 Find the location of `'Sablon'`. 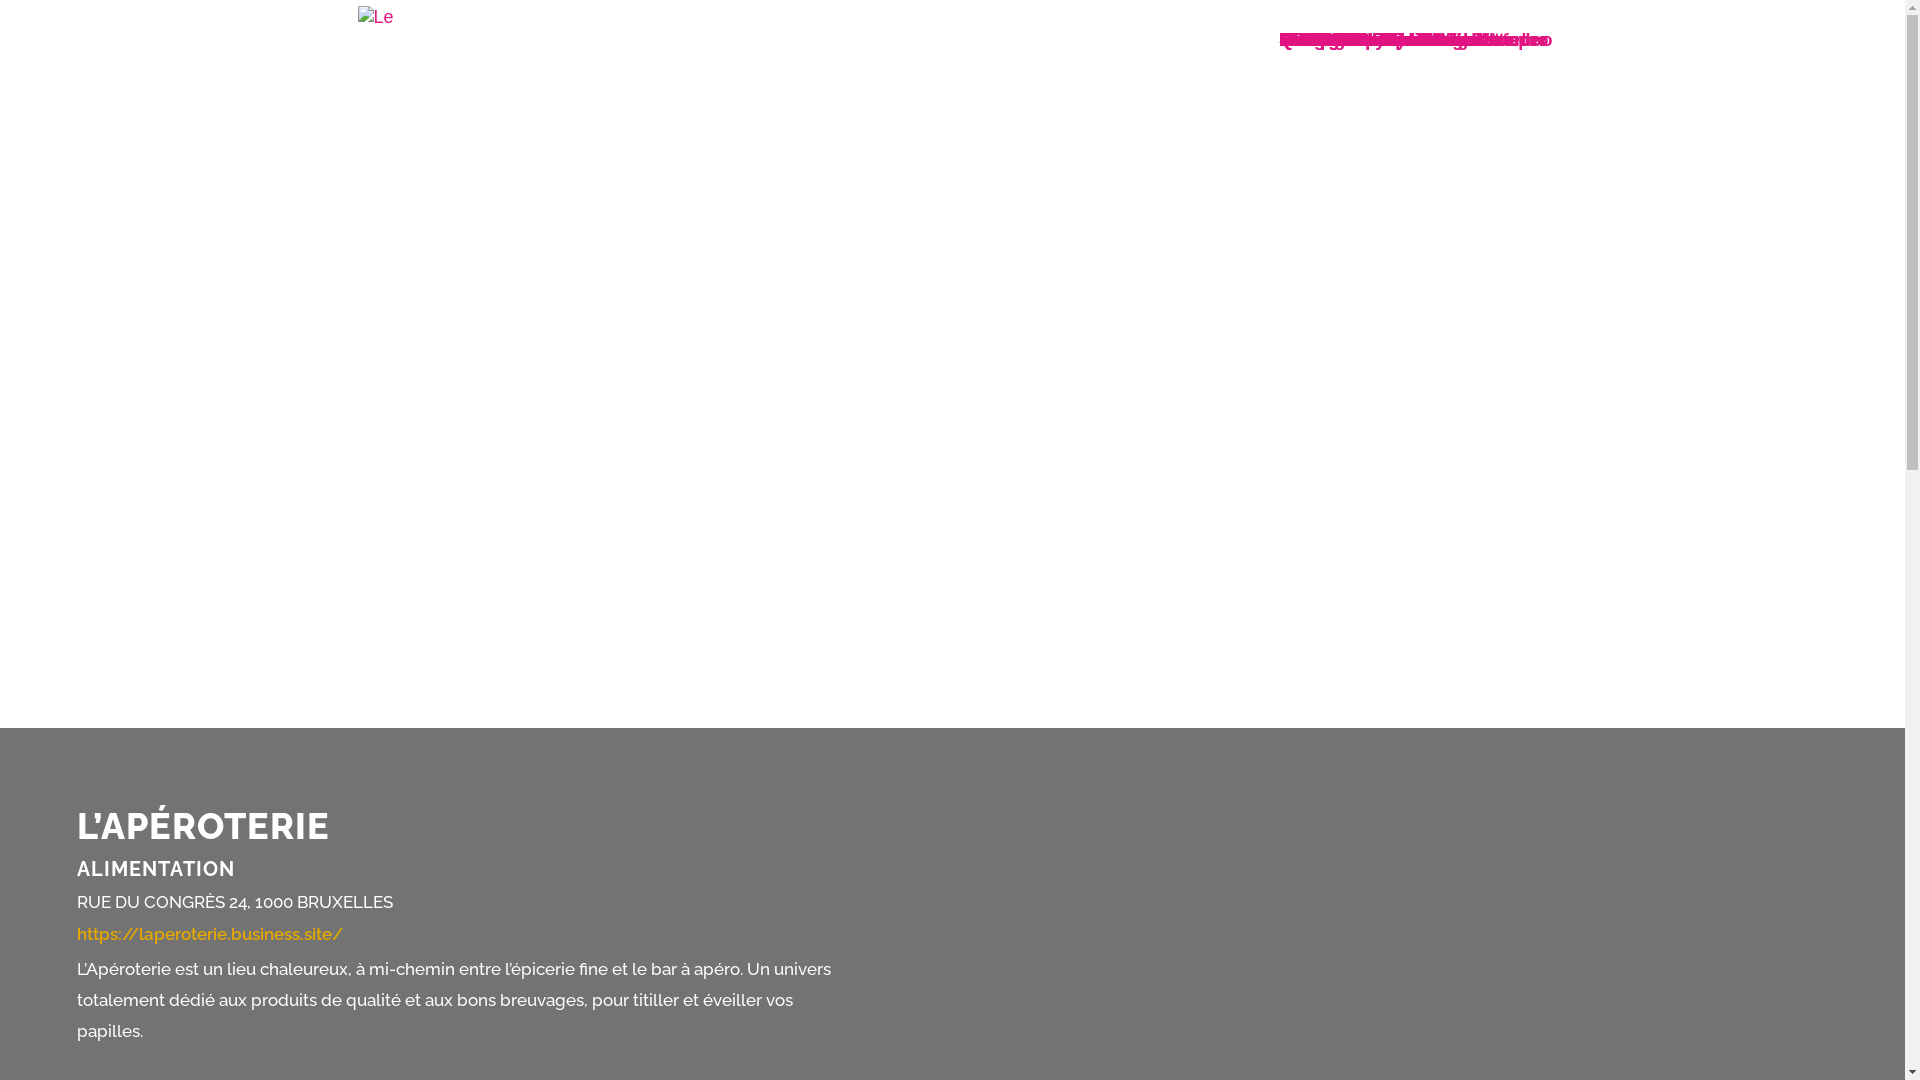

'Sablon' is located at coordinates (1277, 39).